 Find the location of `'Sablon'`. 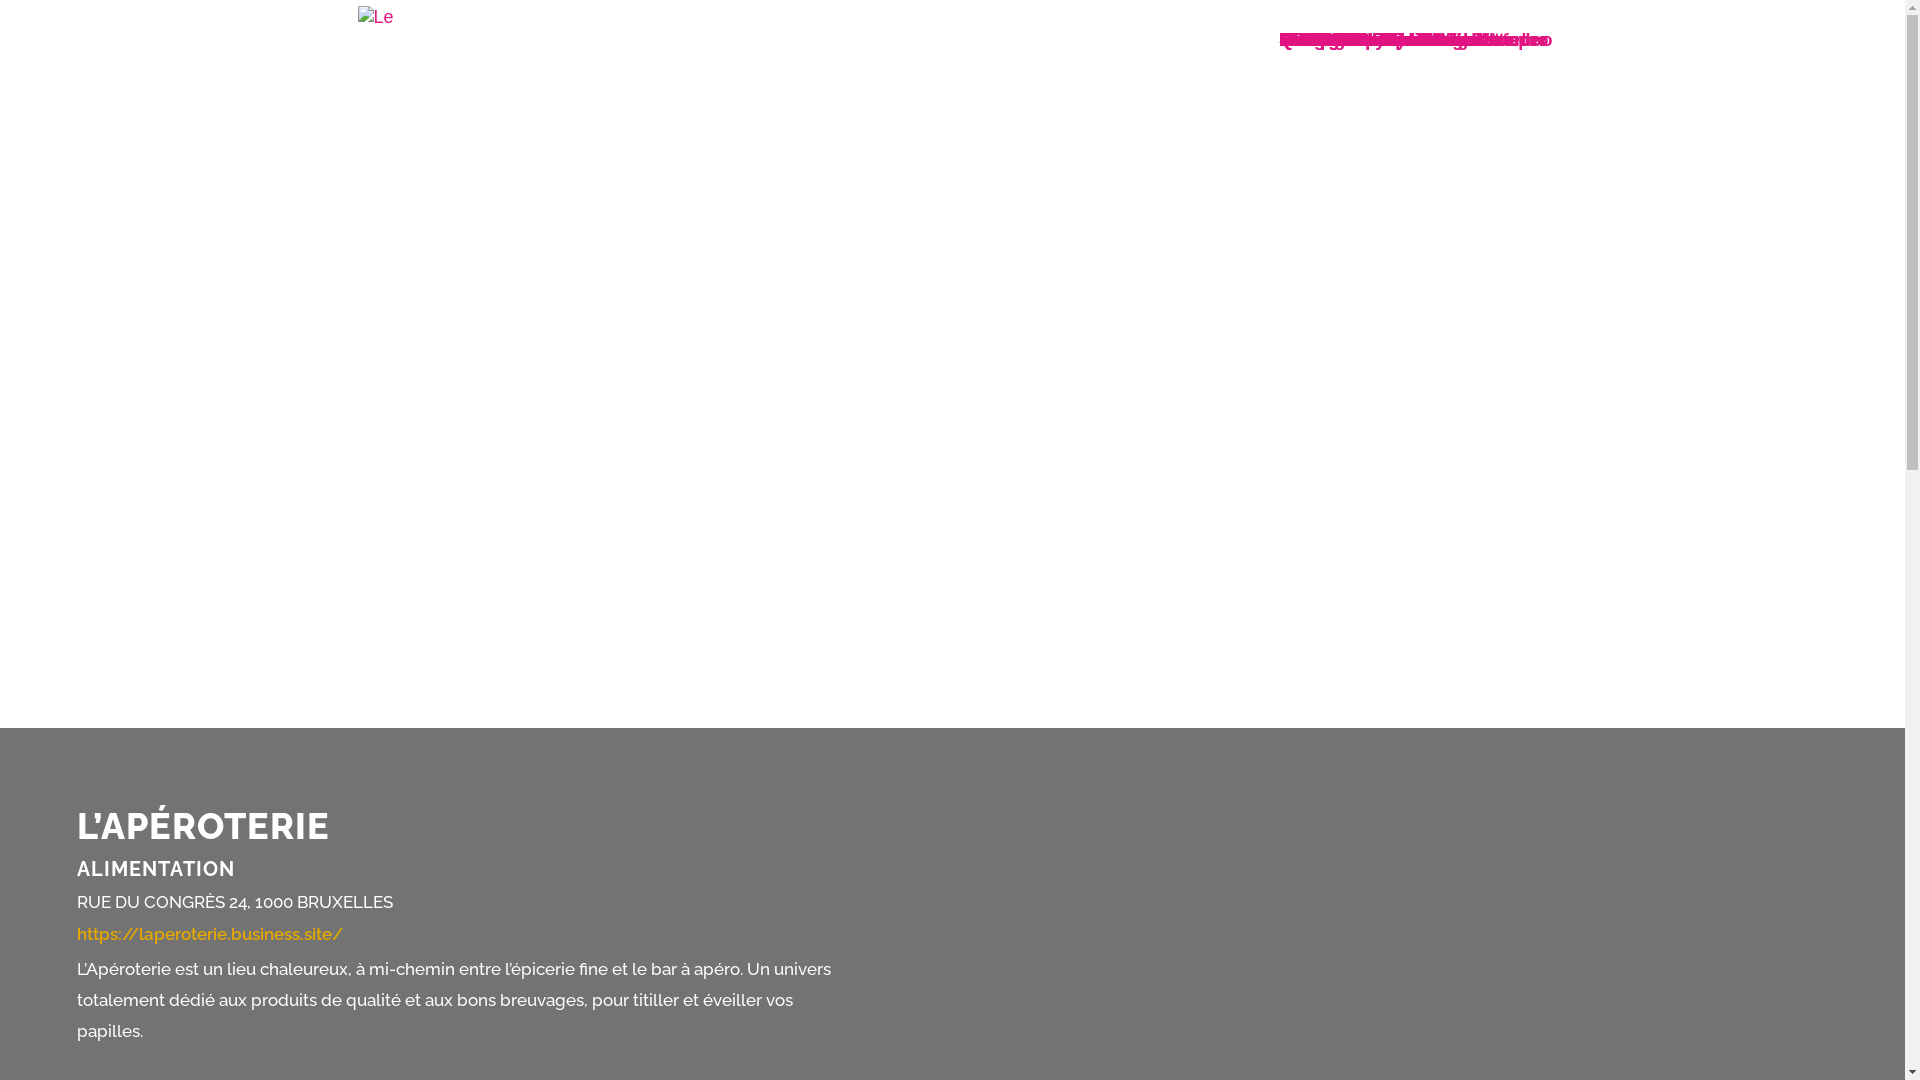

'Sablon' is located at coordinates (1277, 39).